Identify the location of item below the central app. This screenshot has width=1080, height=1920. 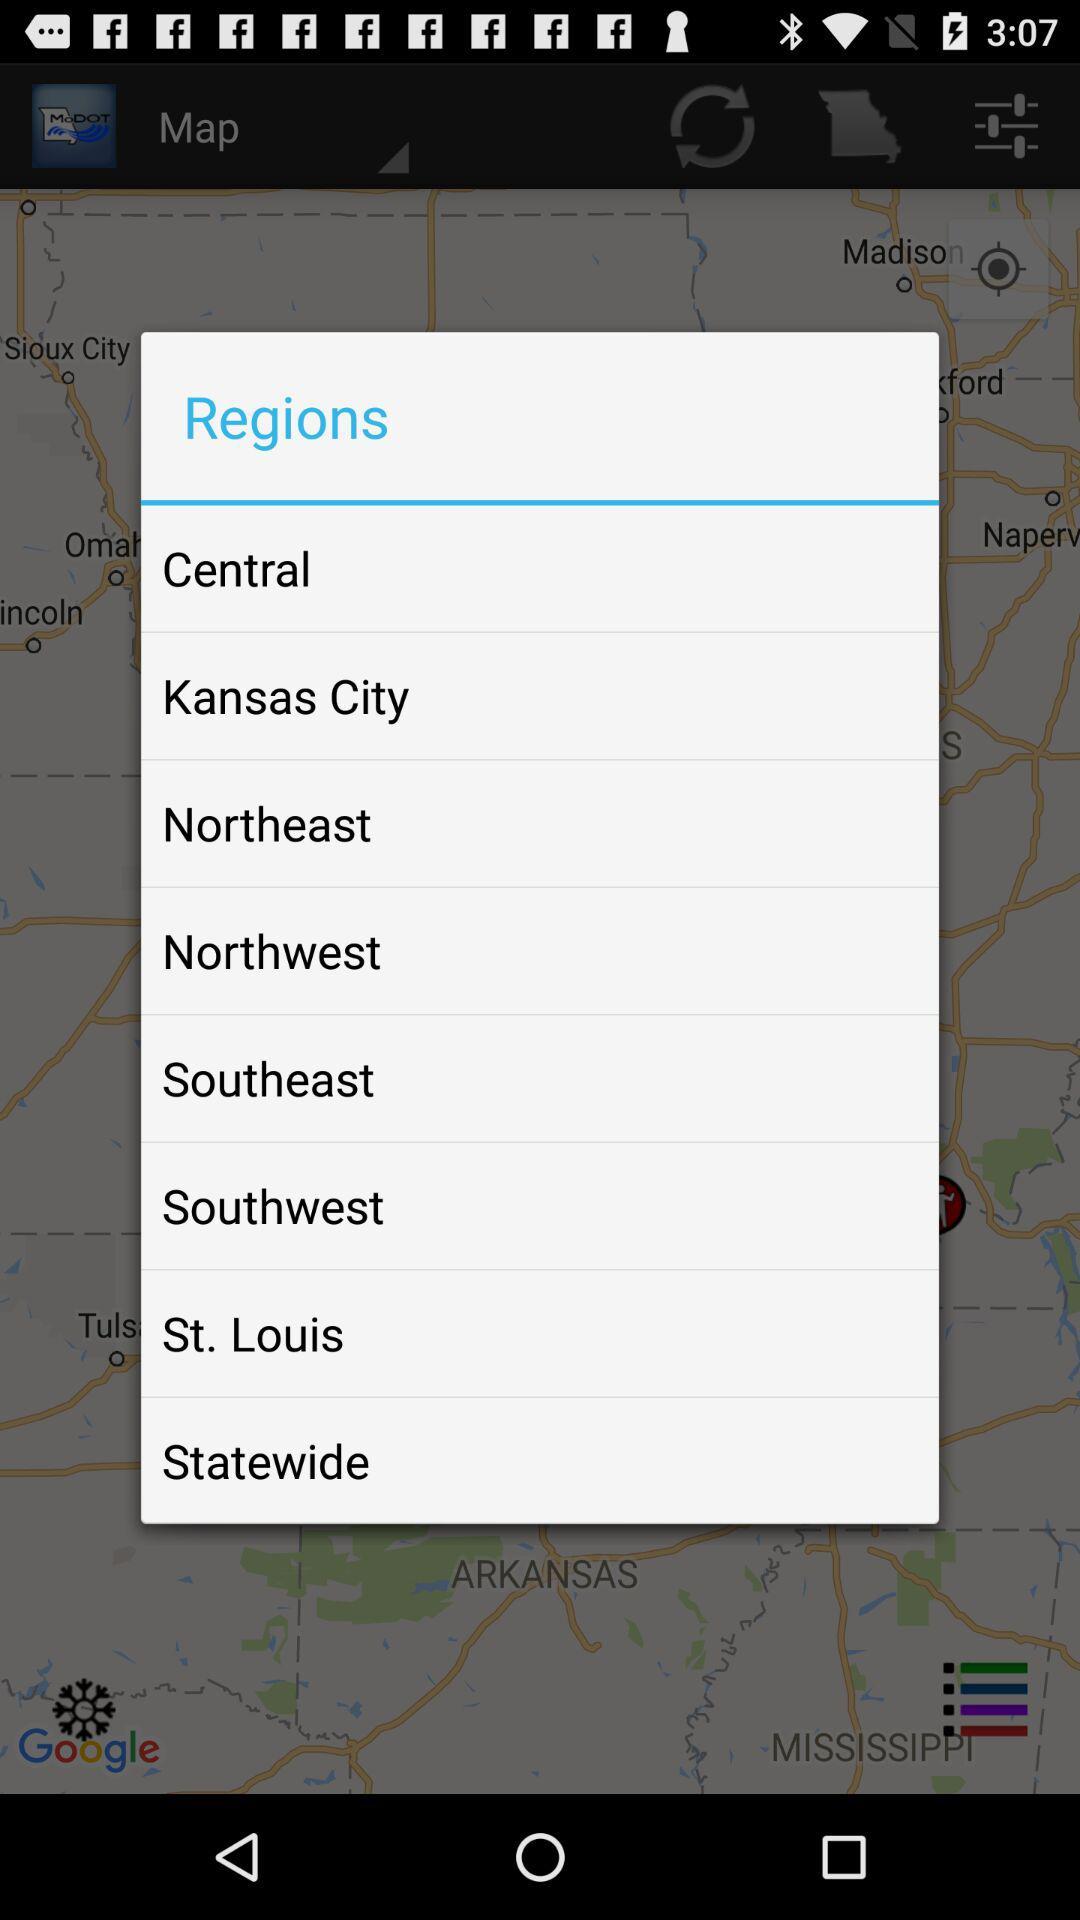
(285, 695).